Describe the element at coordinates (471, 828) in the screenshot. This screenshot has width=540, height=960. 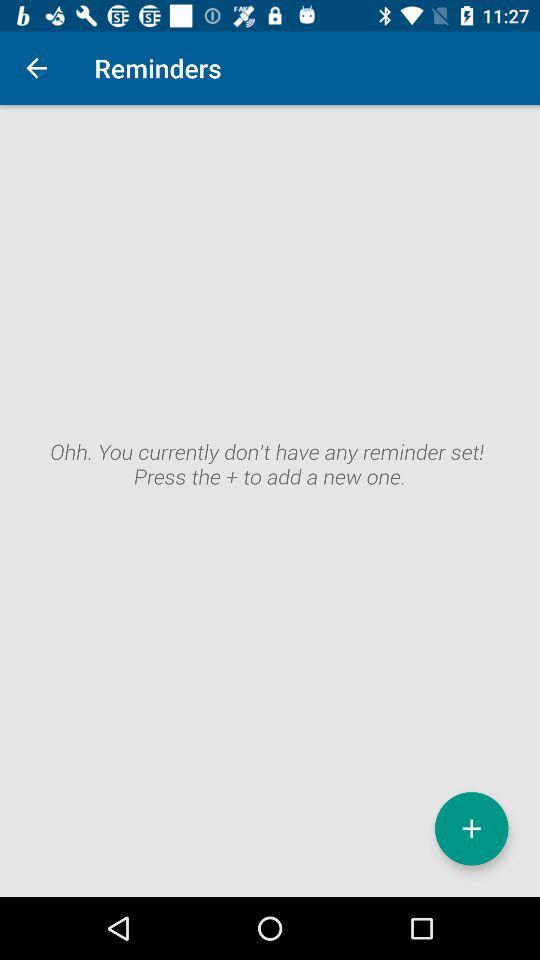
I see `reminder option` at that location.